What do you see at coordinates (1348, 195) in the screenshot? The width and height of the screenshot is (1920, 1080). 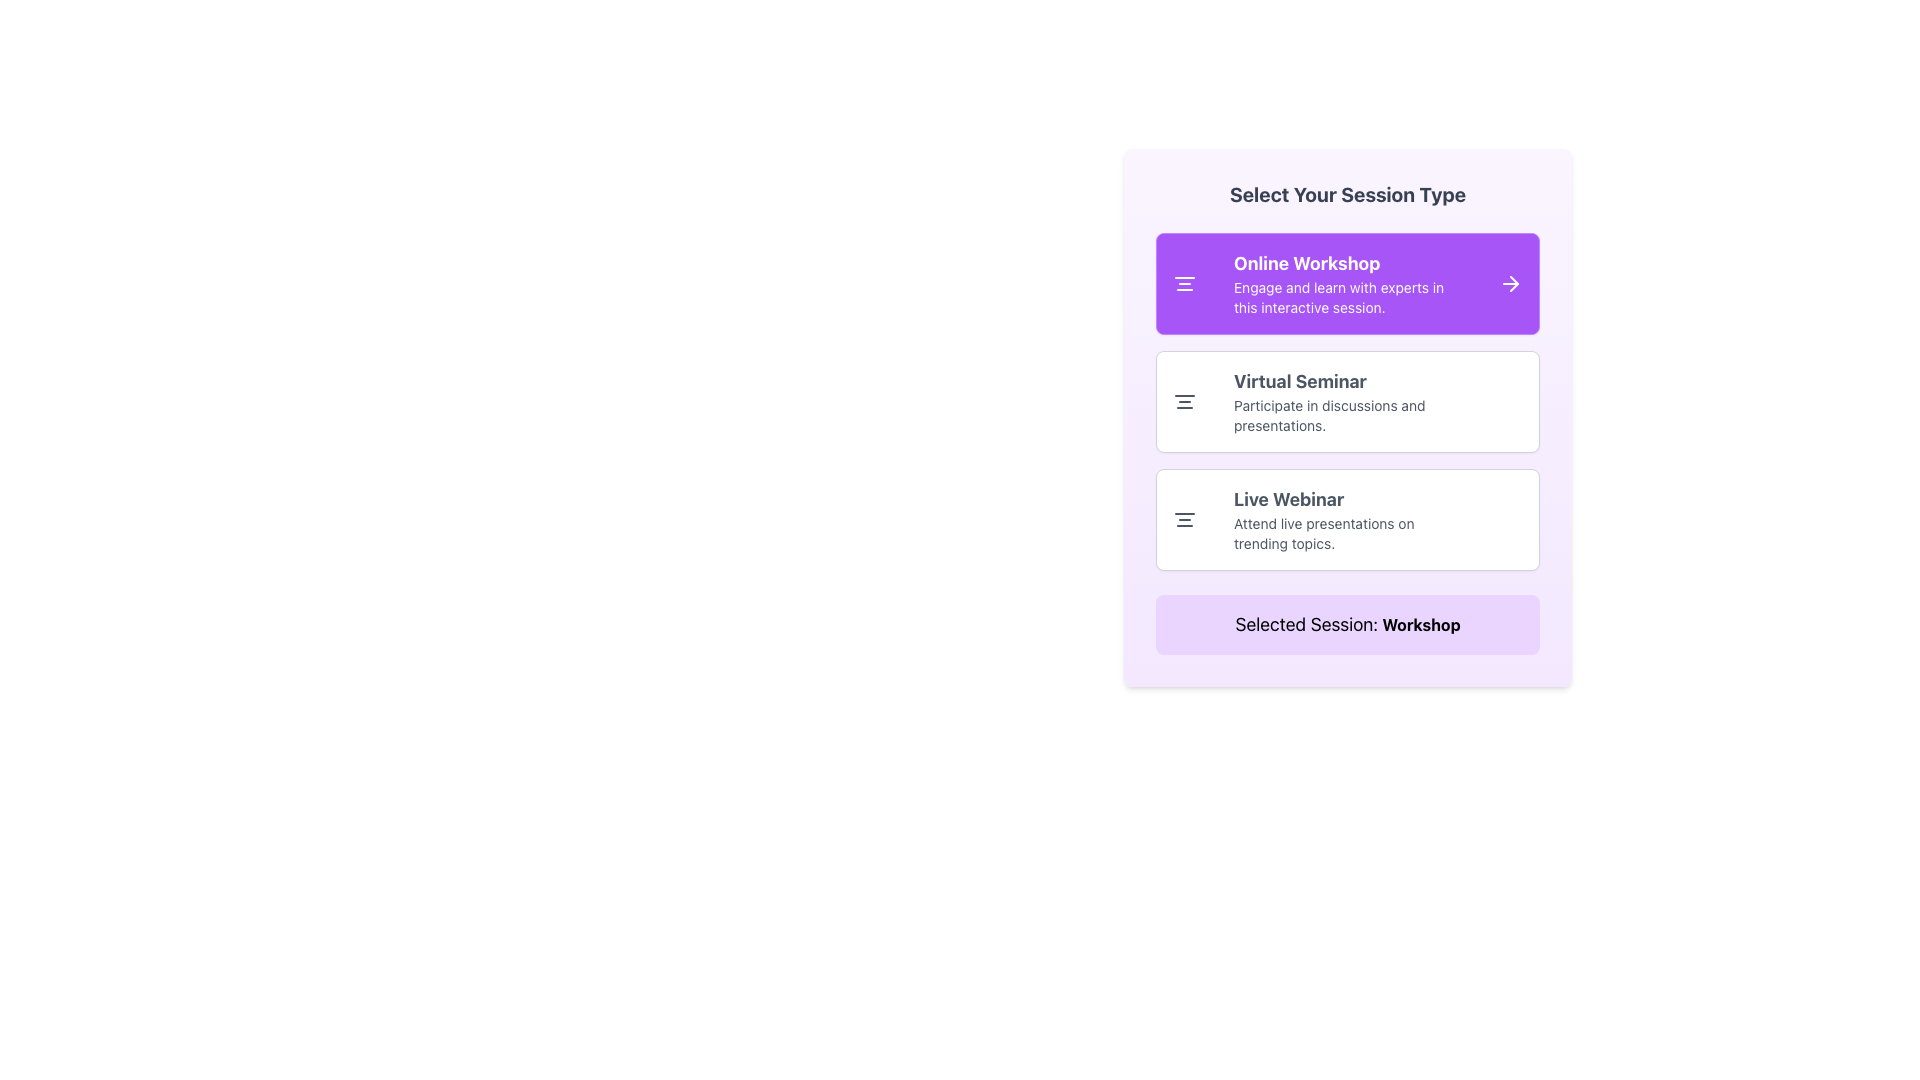 I see `descriptive title text element located at the top of the session selection panel, which indicates the purpose of choosing a session type` at bounding box center [1348, 195].